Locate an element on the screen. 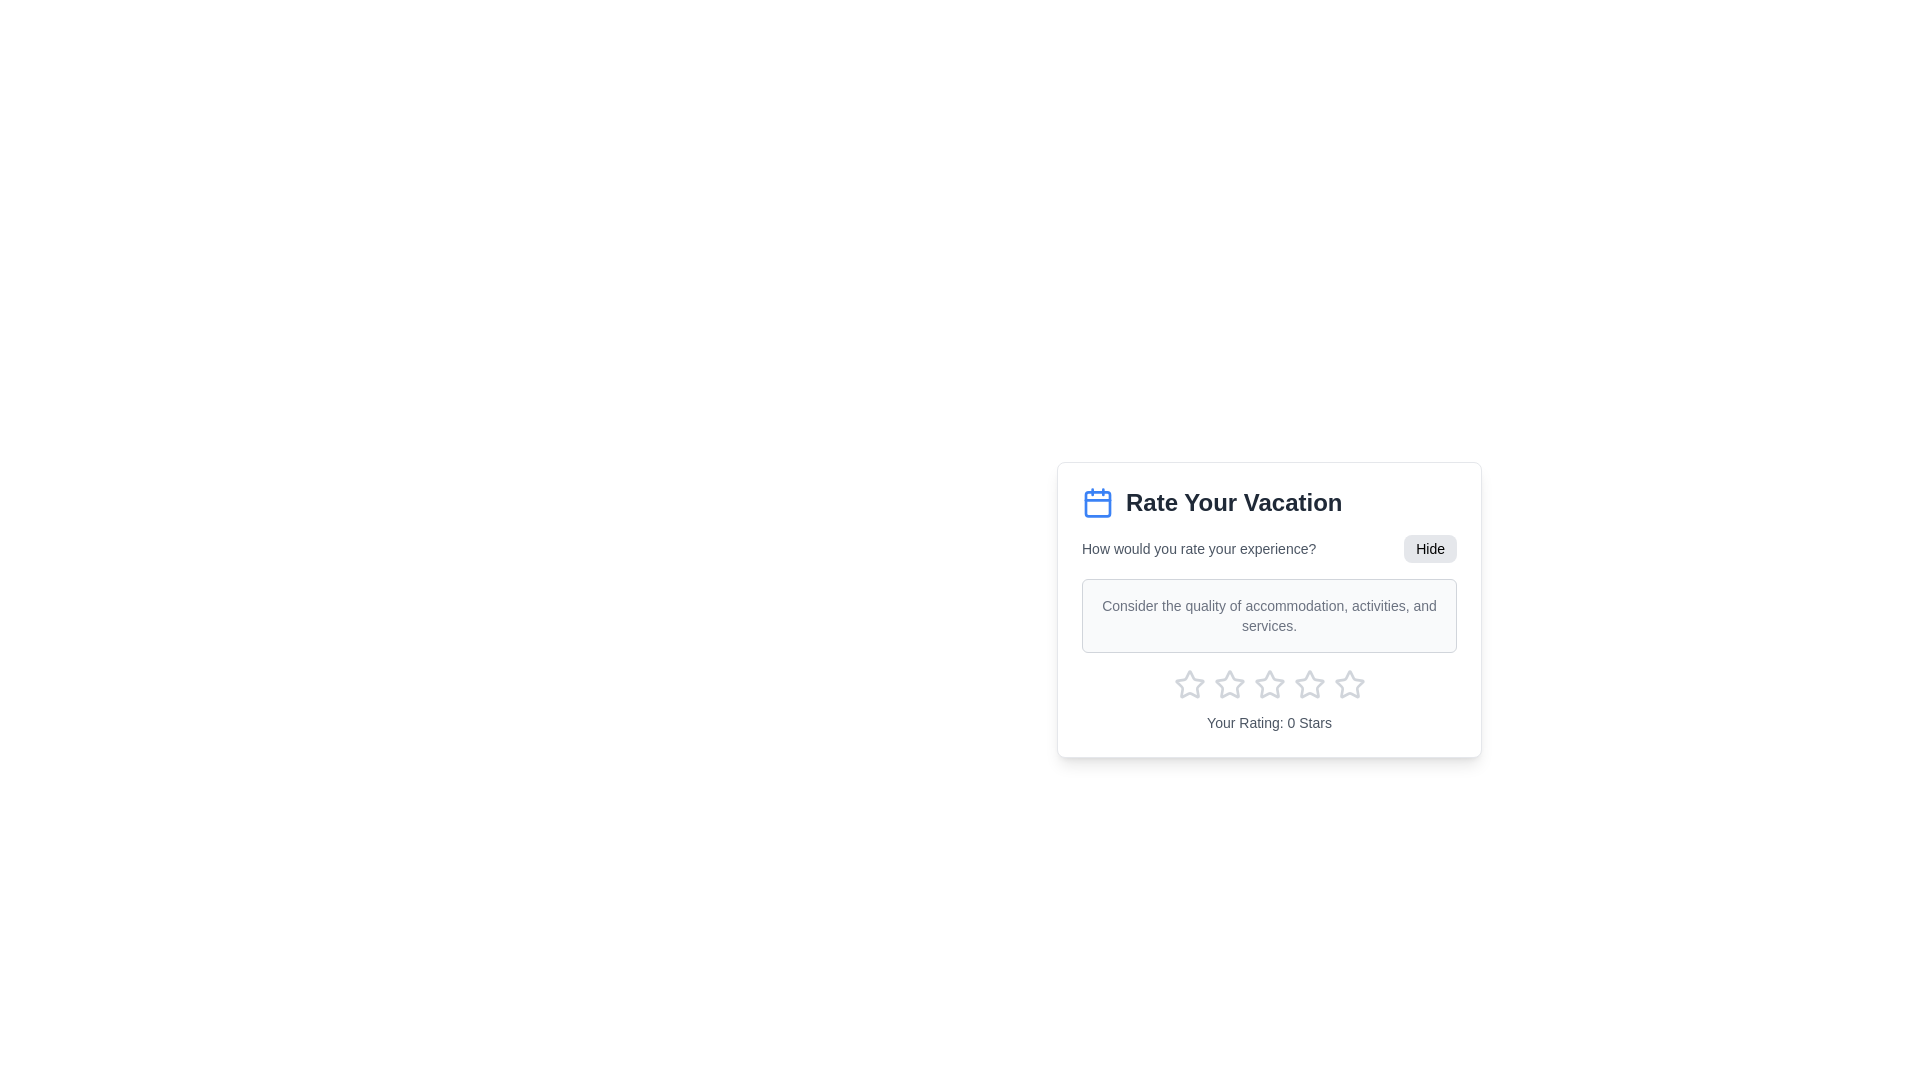 This screenshot has height=1080, width=1920. the first star icon is located at coordinates (1189, 684).